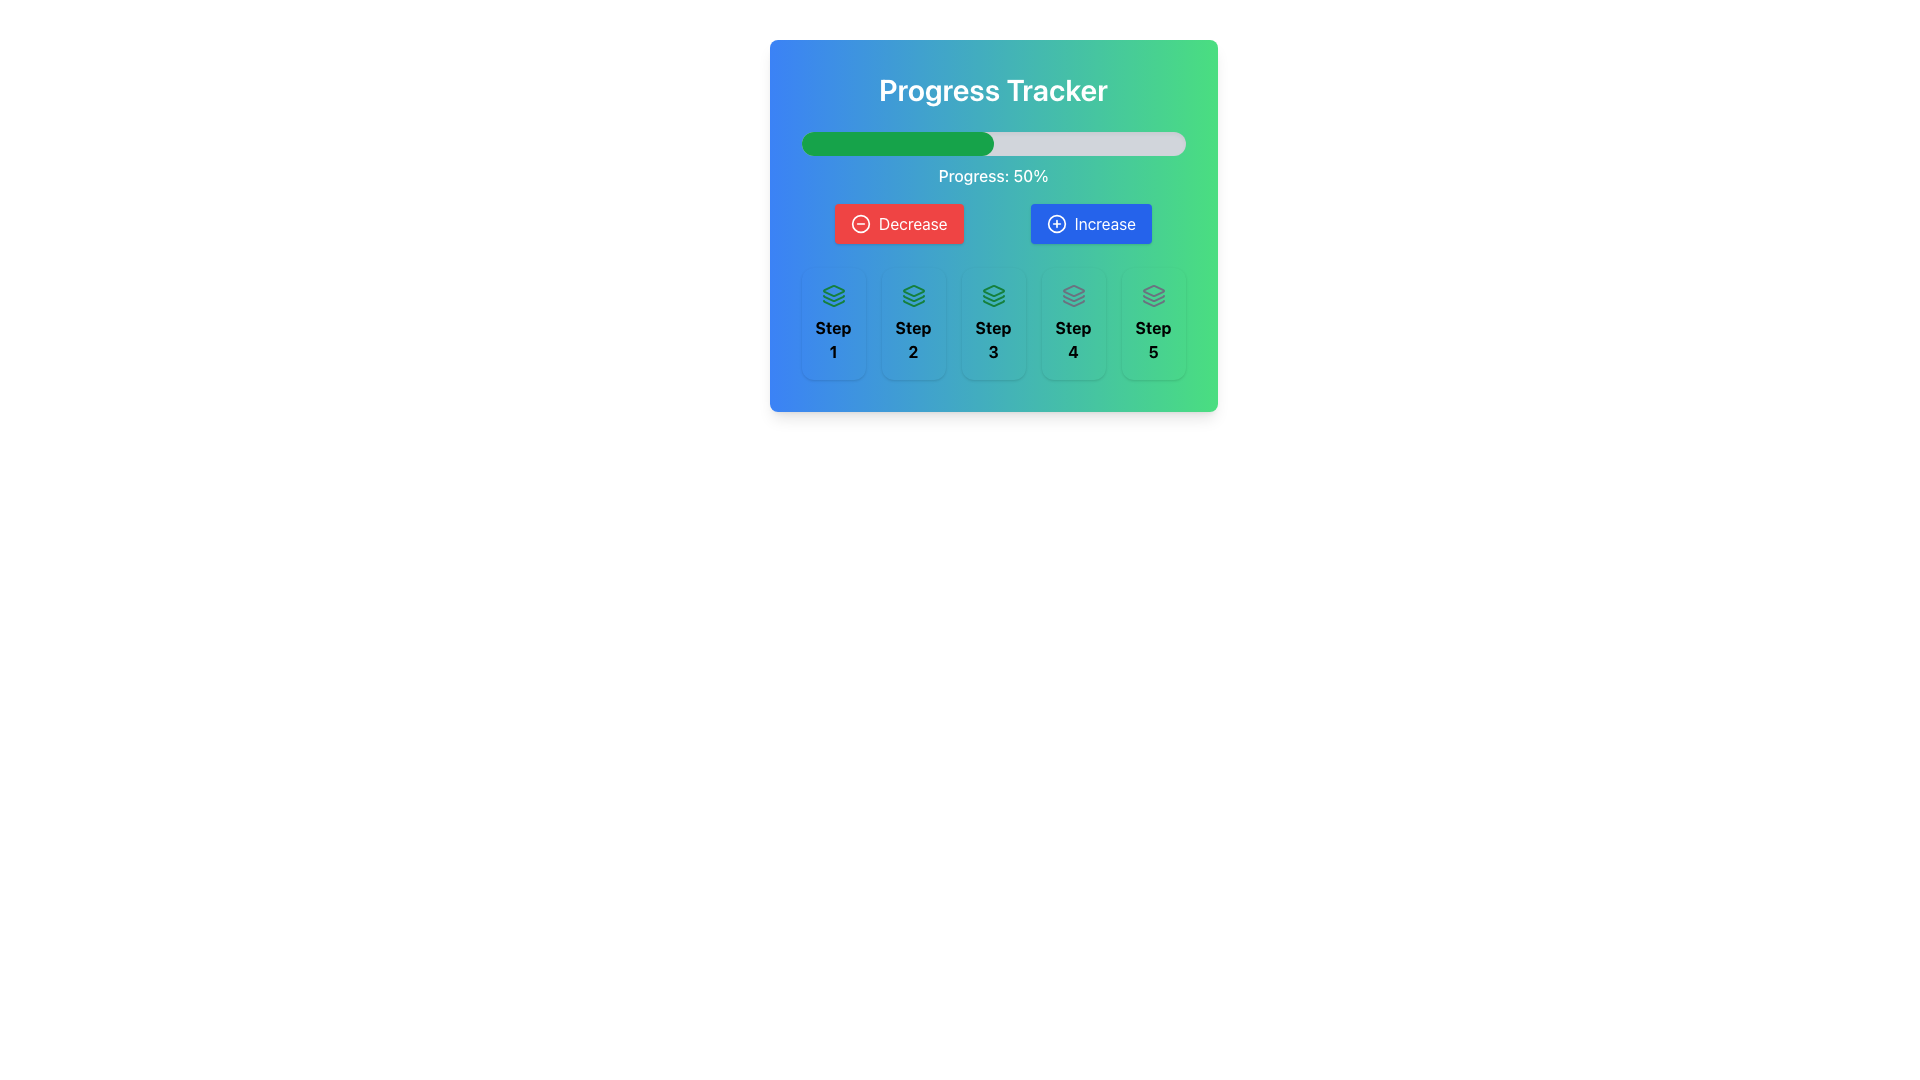 Image resolution: width=1920 pixels, height=1080 pixels. Describe the element at coordinates (993, 338) in the screenshot. I see `text label that identifies the third step in the progress tracker, positioned beneath the stacked icon in the third step card` at that location.